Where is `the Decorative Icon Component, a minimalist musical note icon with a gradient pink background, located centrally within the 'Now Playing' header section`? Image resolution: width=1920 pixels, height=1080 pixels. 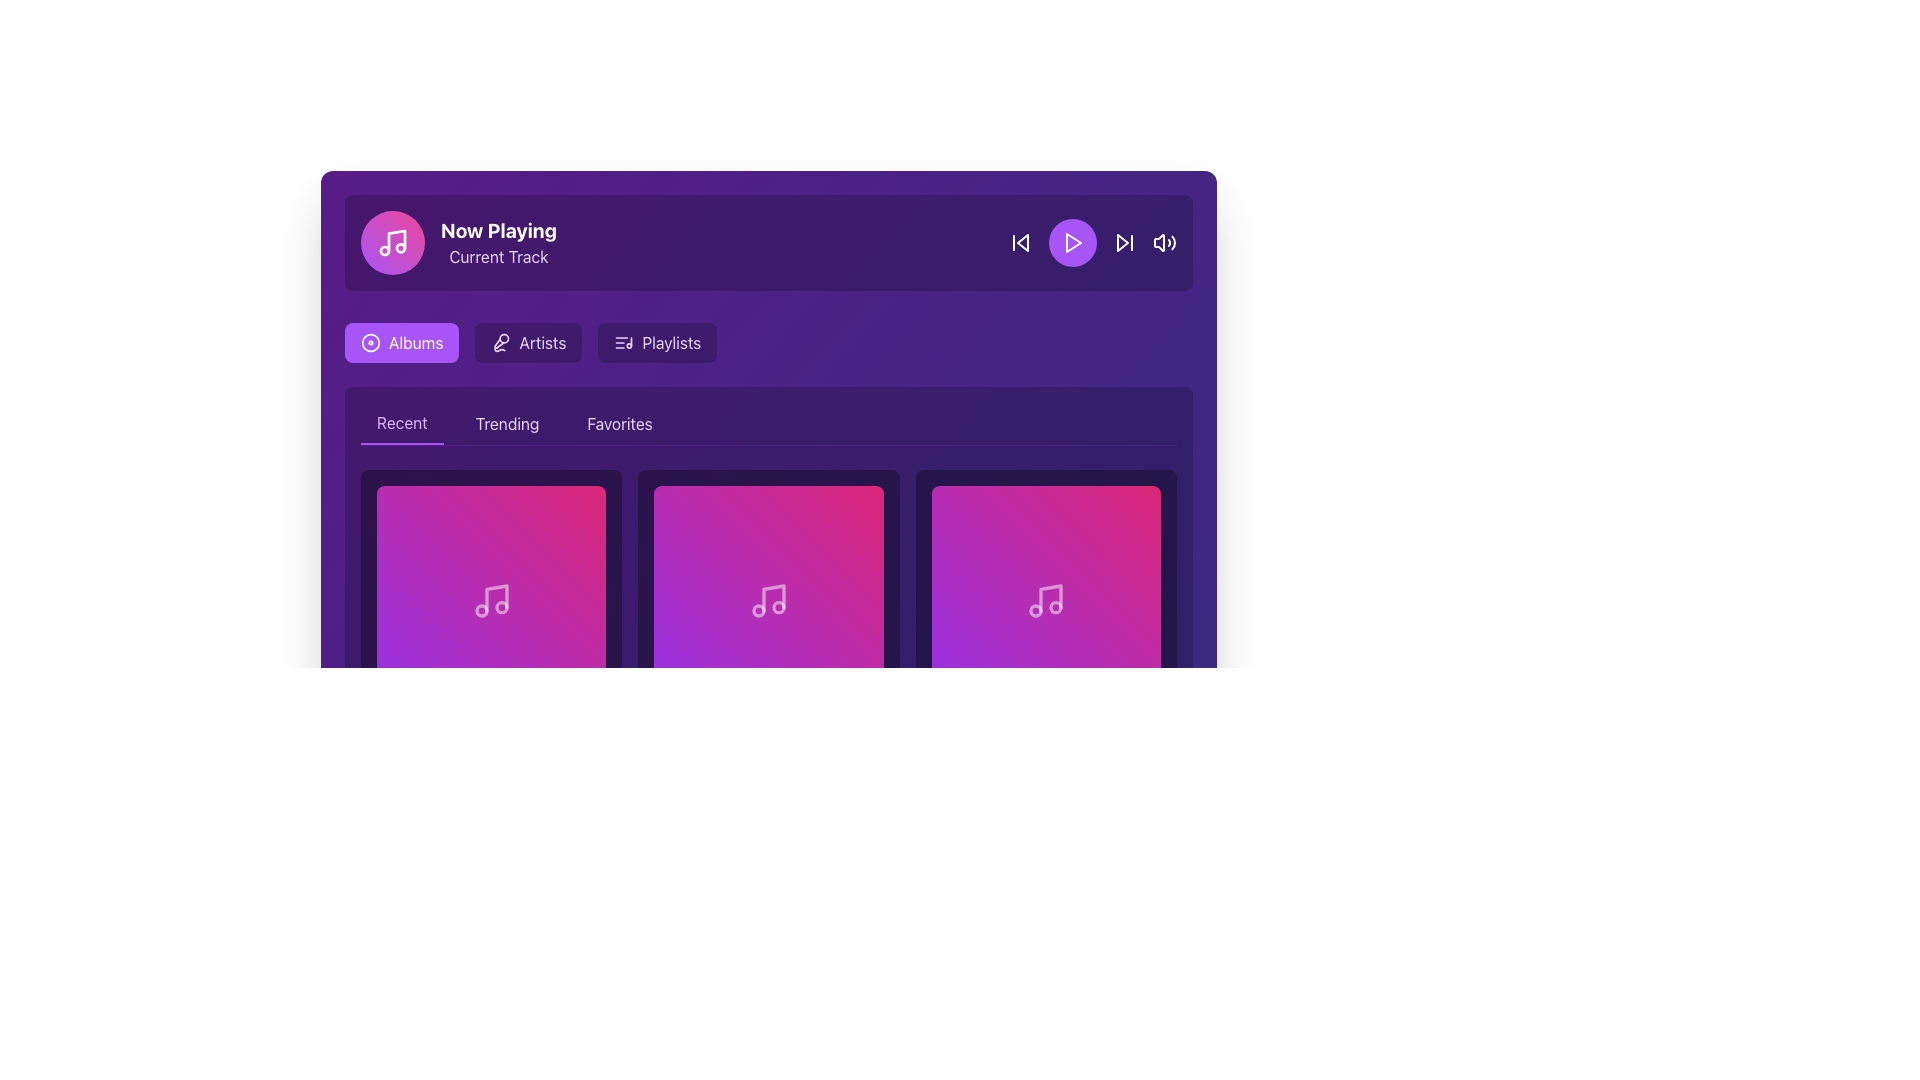 the Decorative Icon Component, a minimalist musical note icon with a gradient pink background, located centrally within the 'Now Playing' header section is located at coordinates (397, 239).